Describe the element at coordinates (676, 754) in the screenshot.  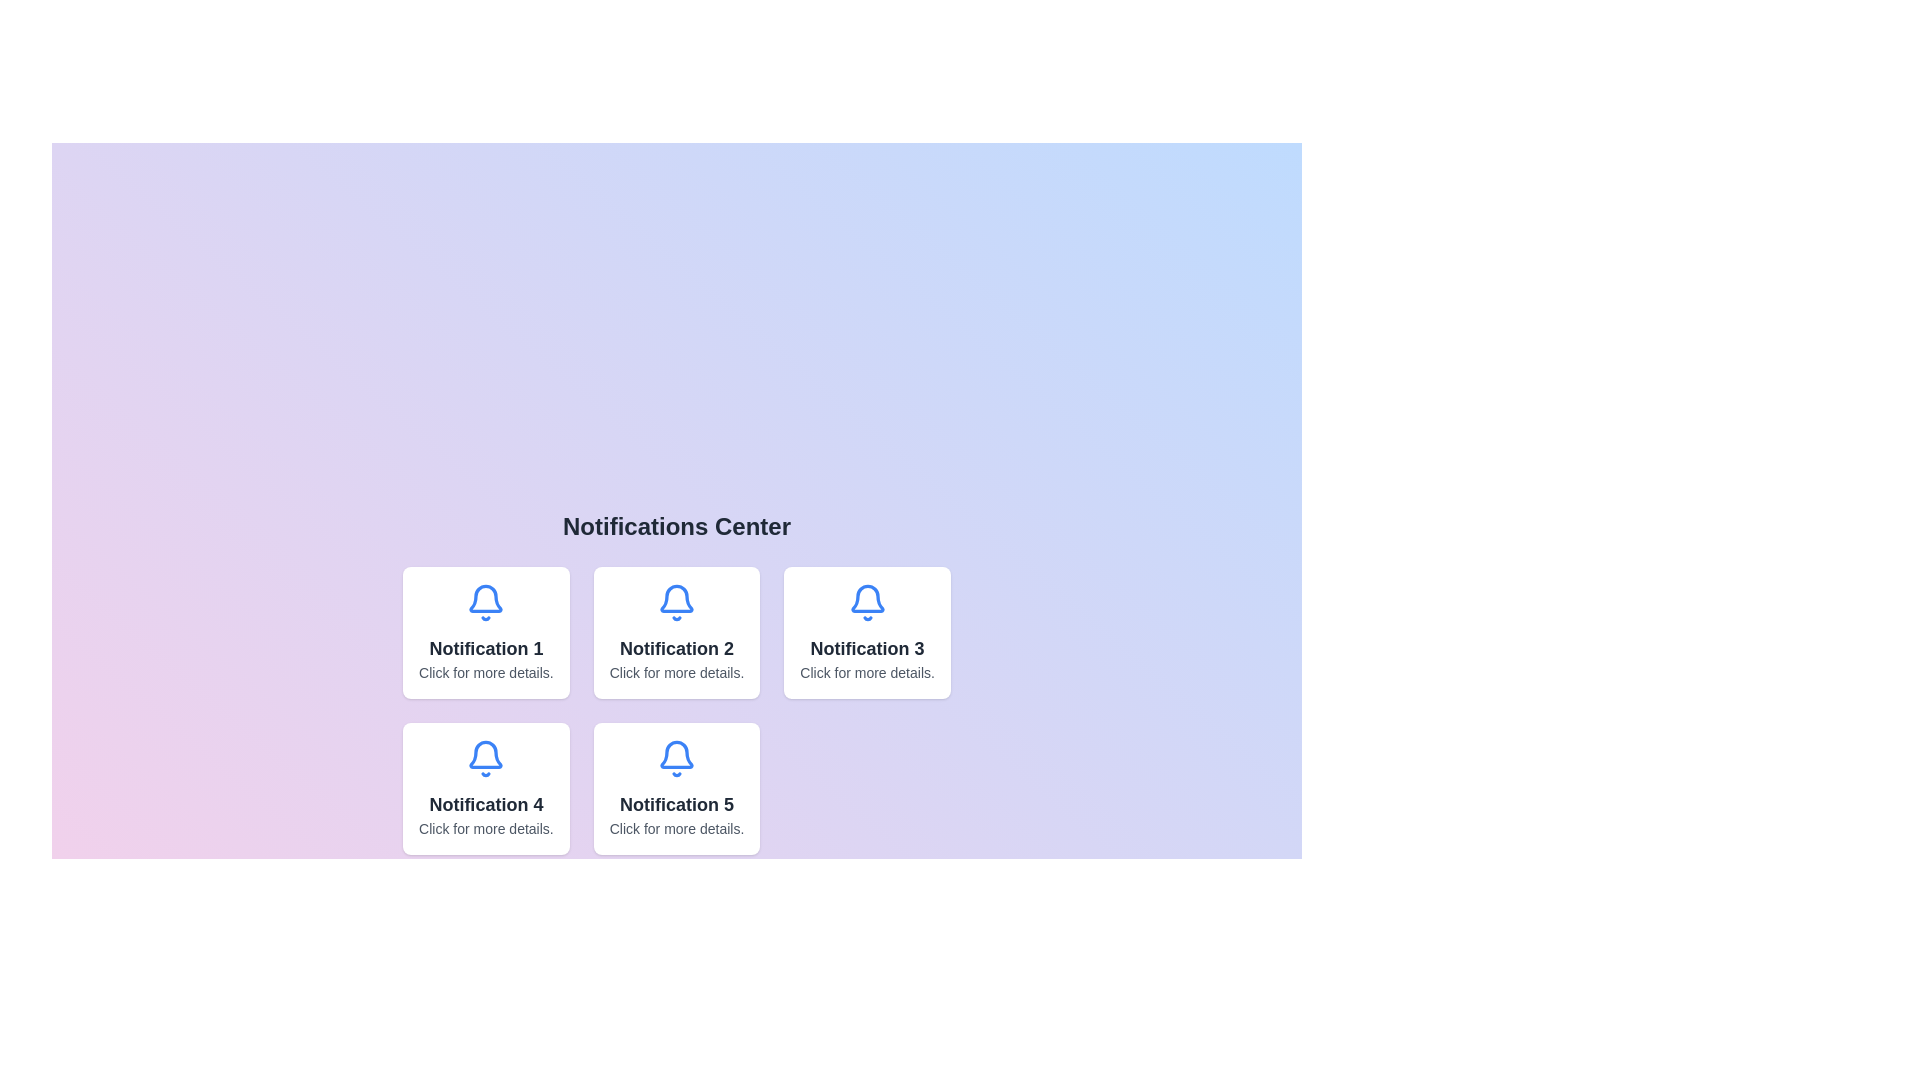
I see `the bell icon with a blue outline located in the notification panel below 'Notification 5'` at that location.